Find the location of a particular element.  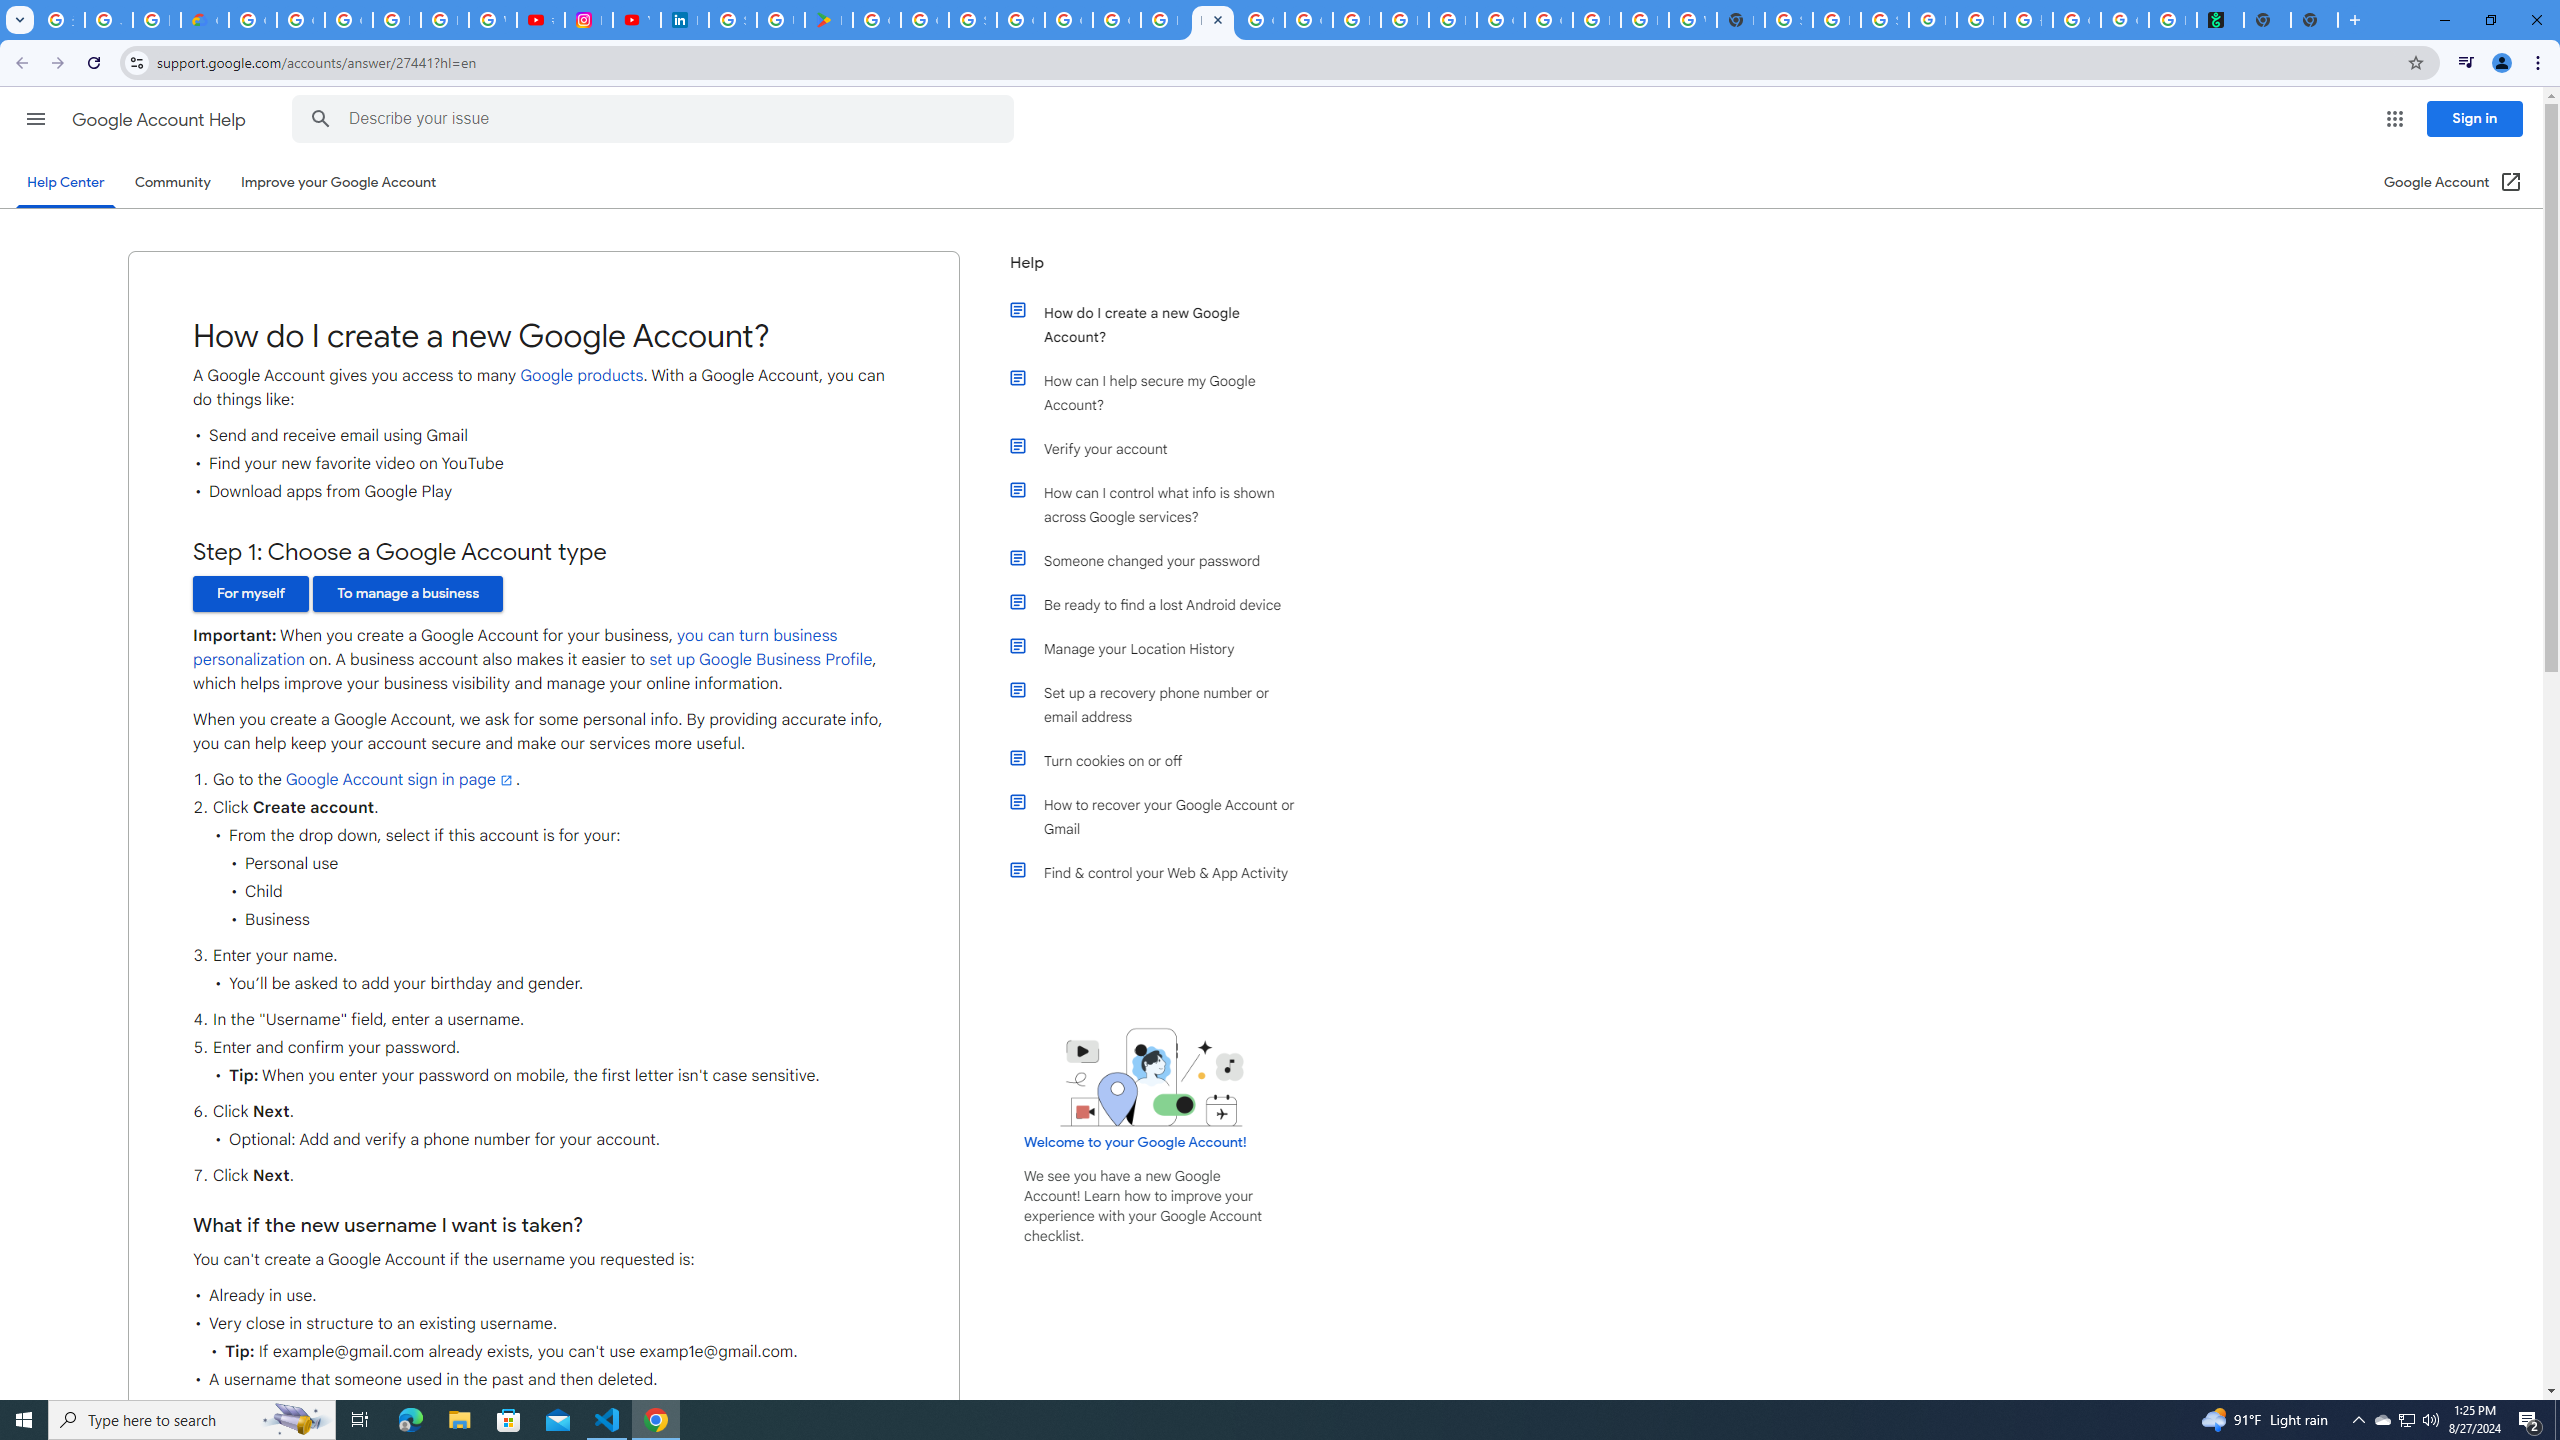

'Verify your account' is located at coordinates (1162, 448).